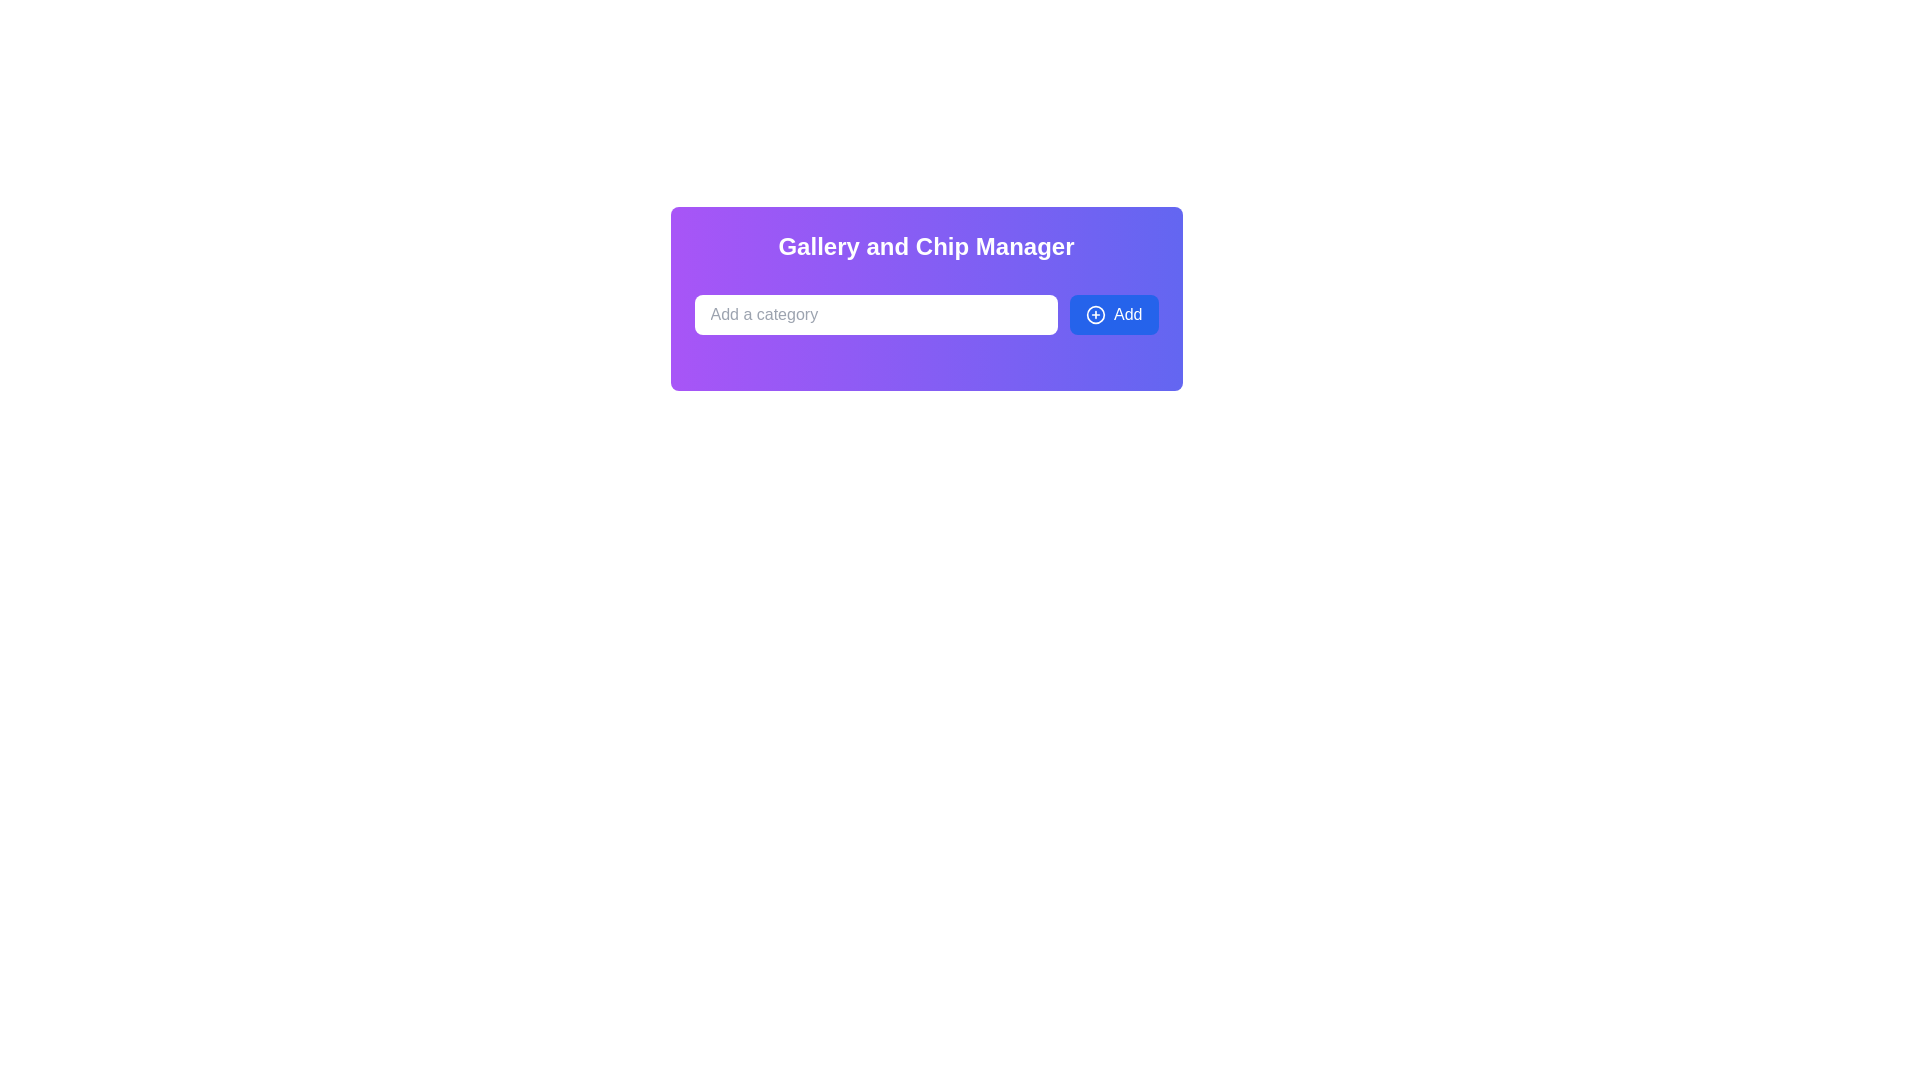 The height and width of the screenshot is (1080, 1920). What do you see at coordinates (1094, 315) in the screenshot?
I see `the icon located within the 'Add' button on the right end` at bounding box center [1094, 315].